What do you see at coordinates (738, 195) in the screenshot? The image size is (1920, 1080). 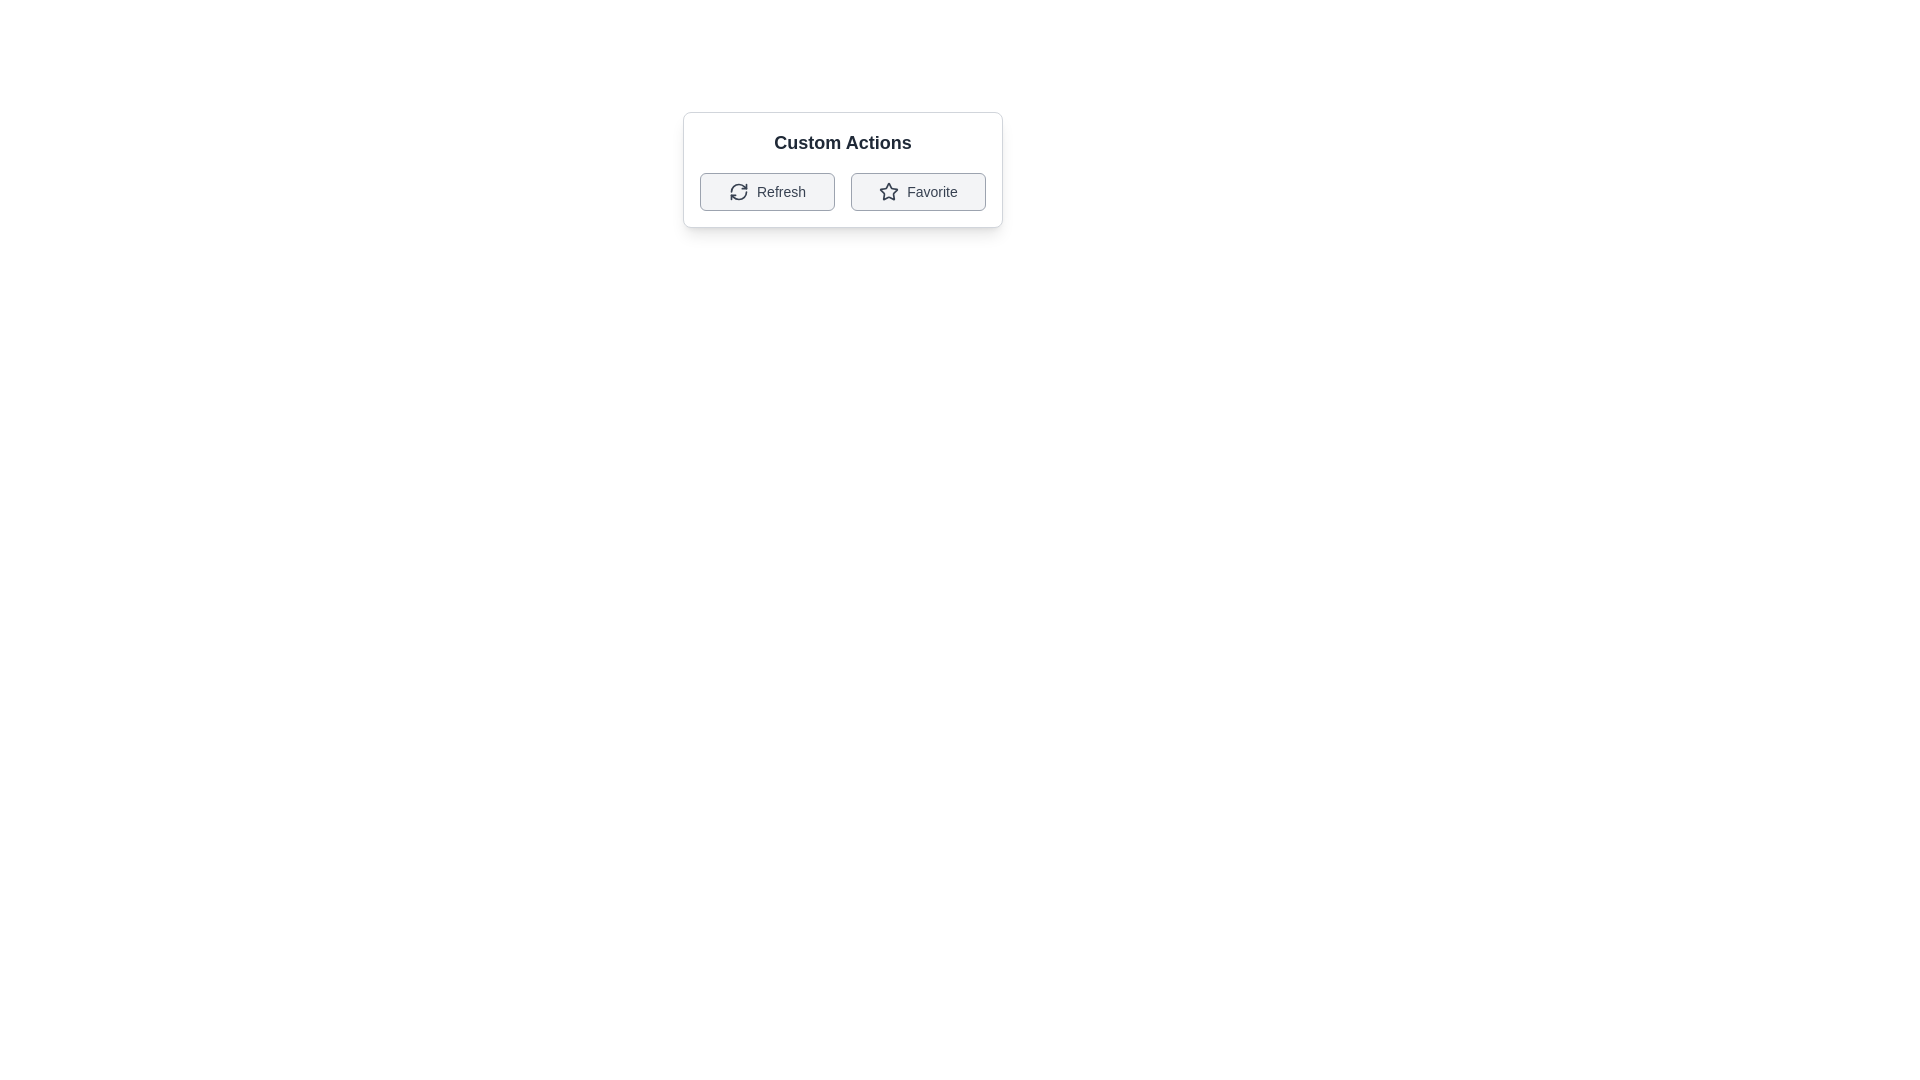 I see `the lower semi-circular arc of the refresh icon within the 'Refresh' button in the 'Custom Actions' section` at bounding box center [738, 195].